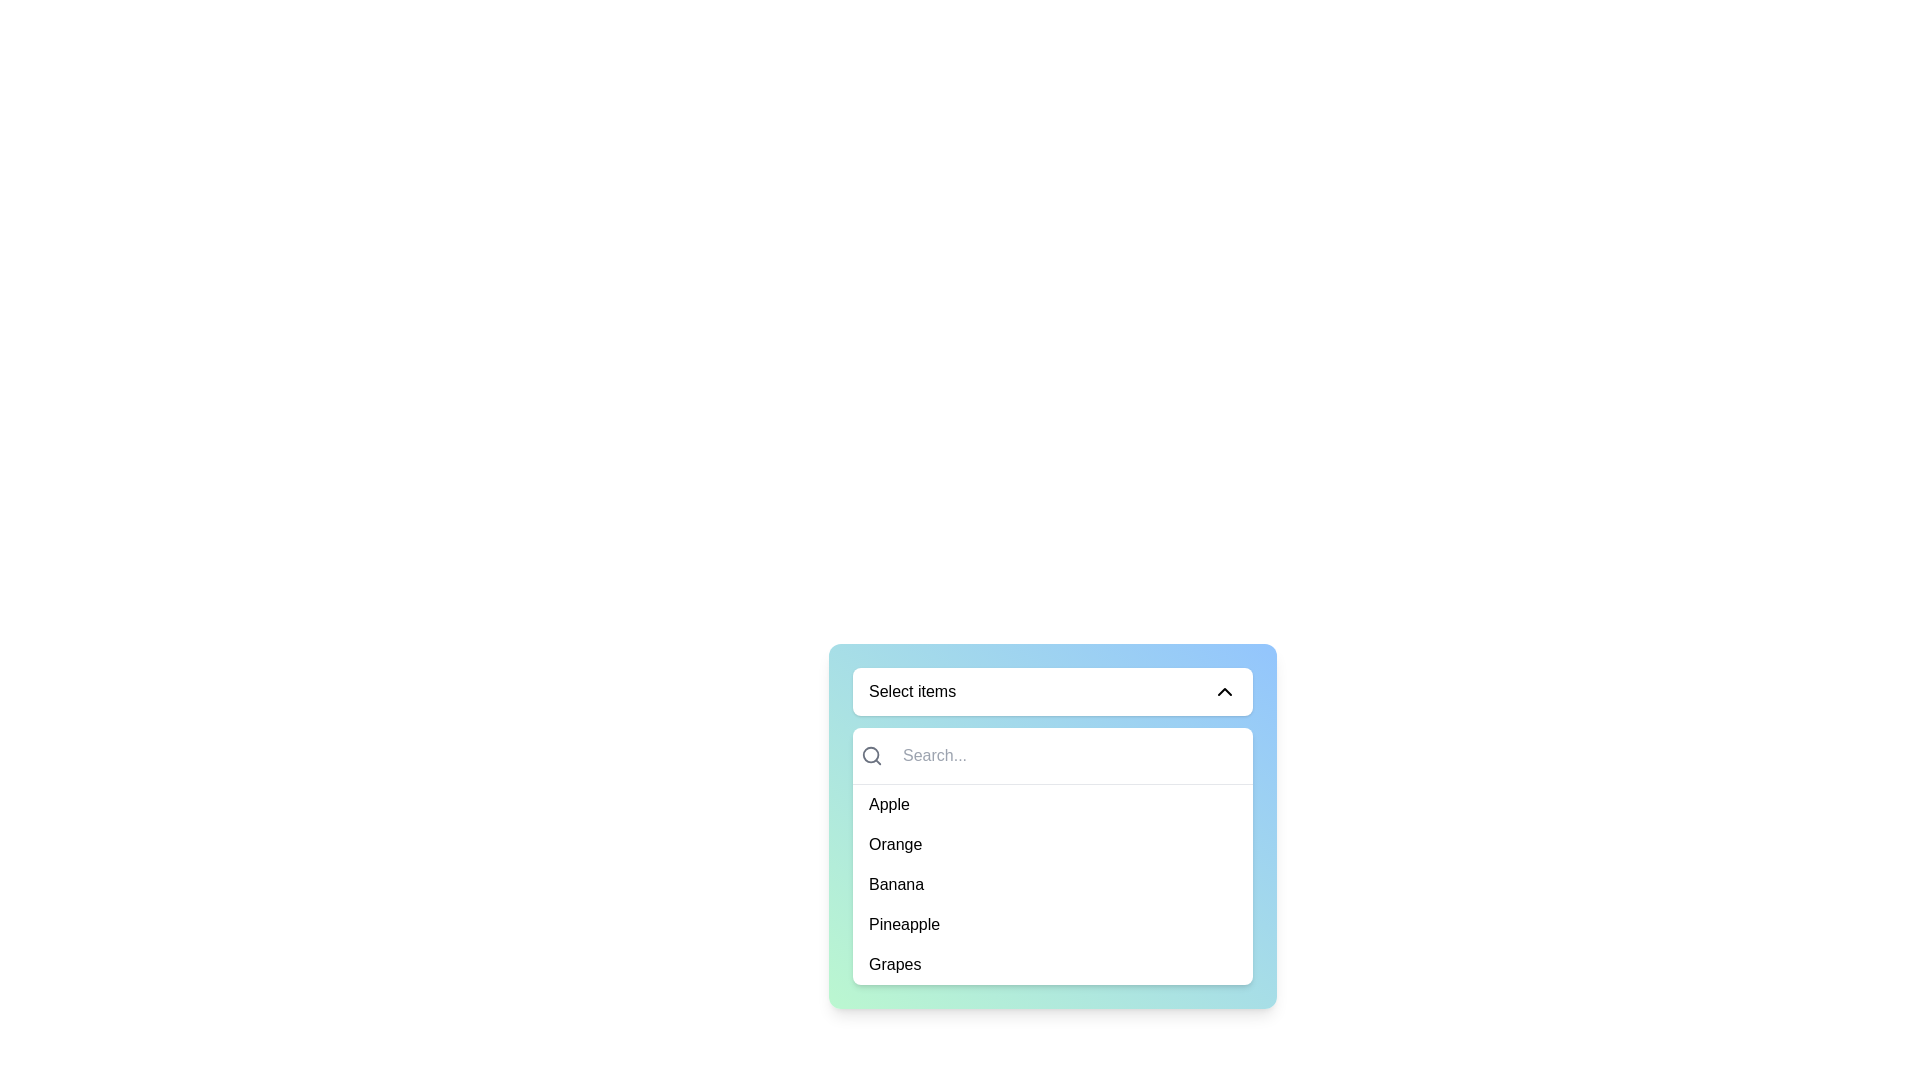  What do you see at coordinates (1051, 925) in the screenshot?
I see `the dropdown menu option labeled 'Pineapple'` at bounding box center [1051, 925].